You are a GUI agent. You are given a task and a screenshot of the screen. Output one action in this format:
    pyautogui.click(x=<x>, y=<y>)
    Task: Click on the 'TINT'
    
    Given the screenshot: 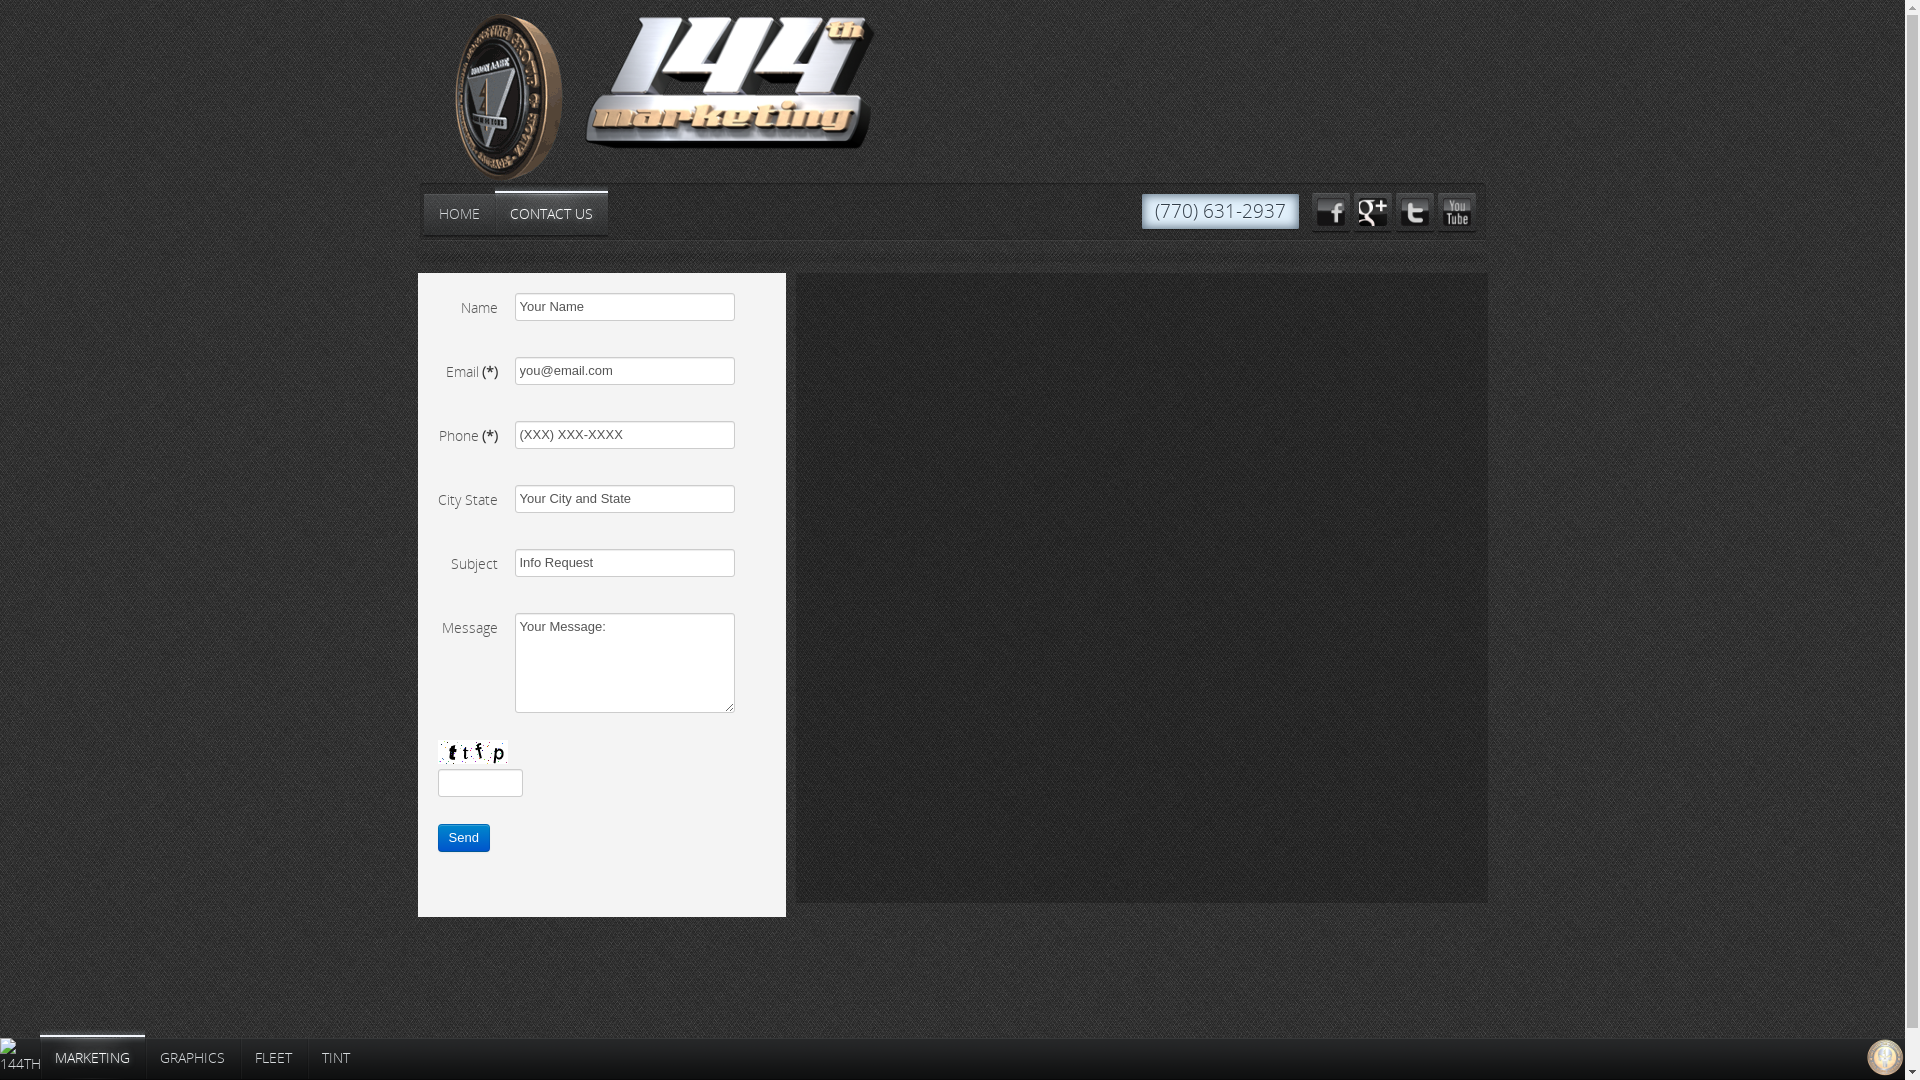 What is the action you would take?
    pyautogui.click(x=336, y=1057)
    